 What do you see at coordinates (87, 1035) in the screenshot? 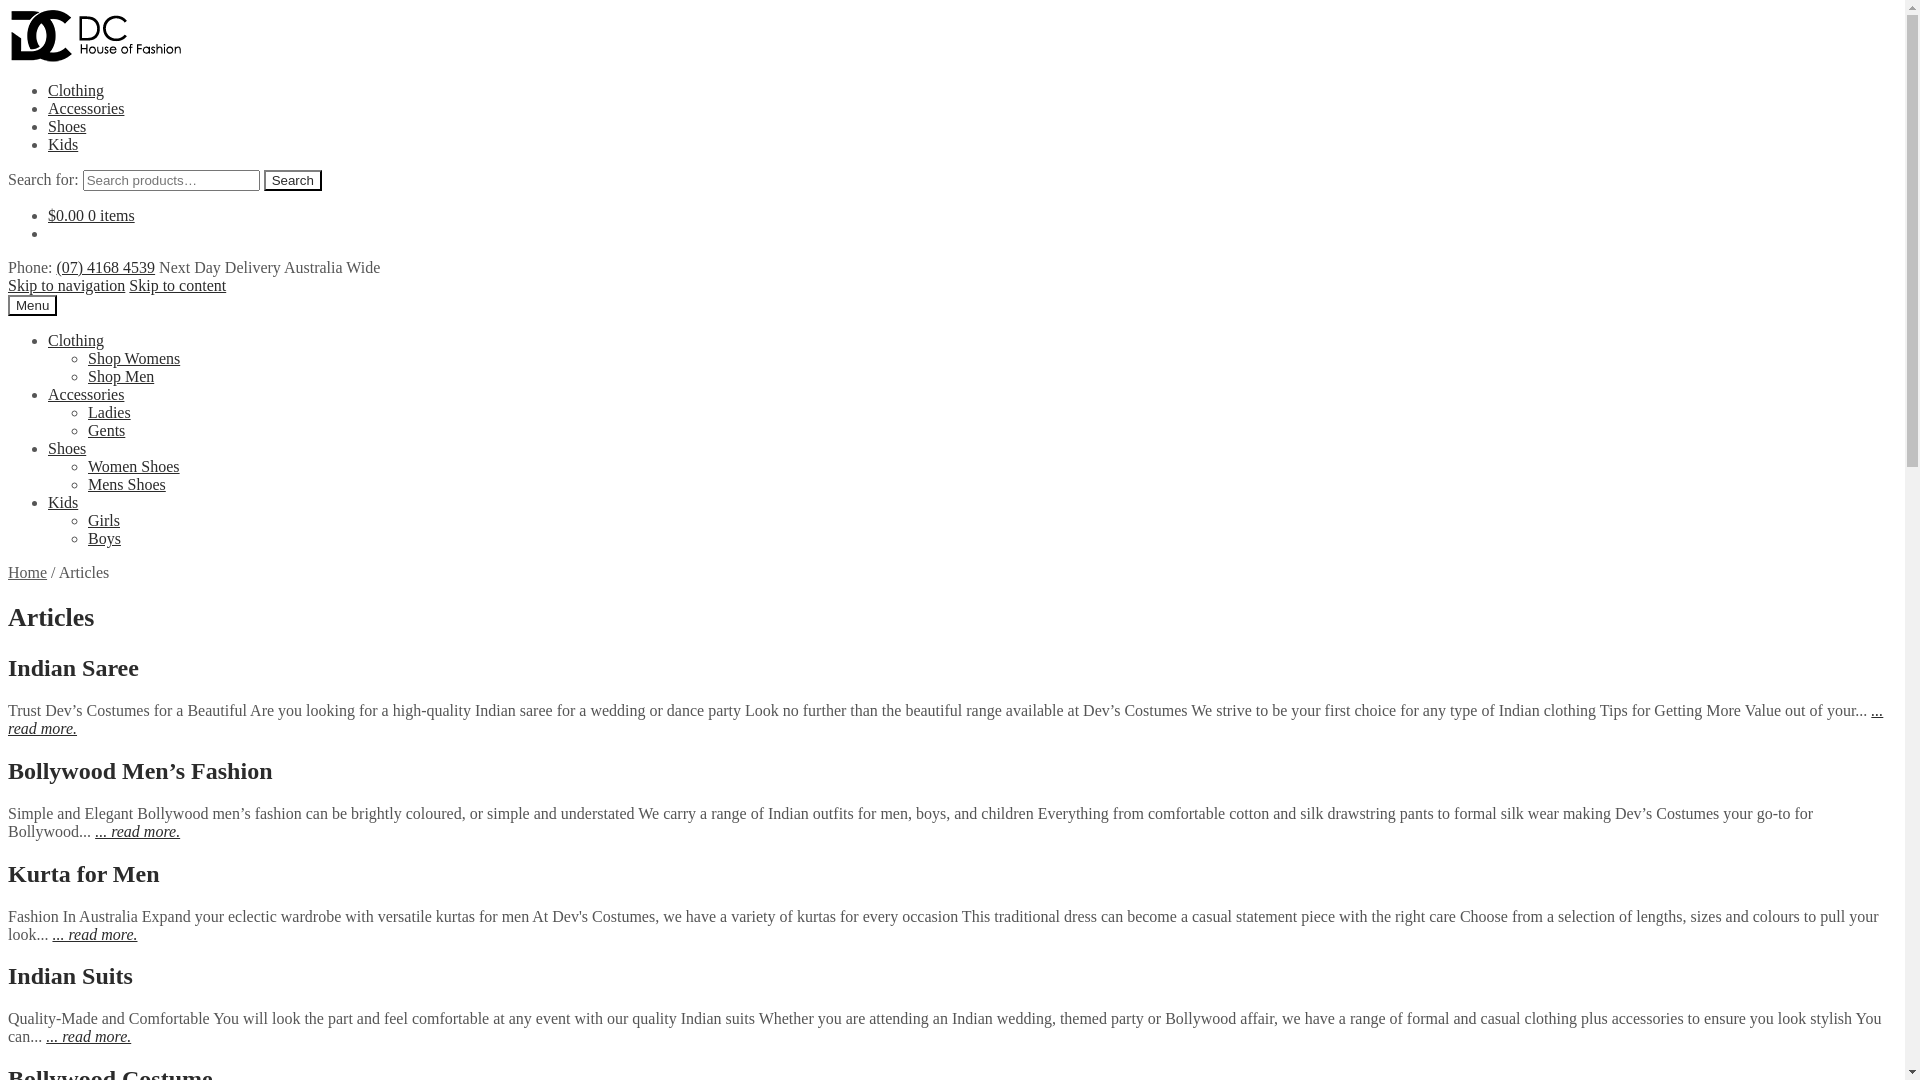
I see `'... read more.'` at bounding box center [87, 1035].